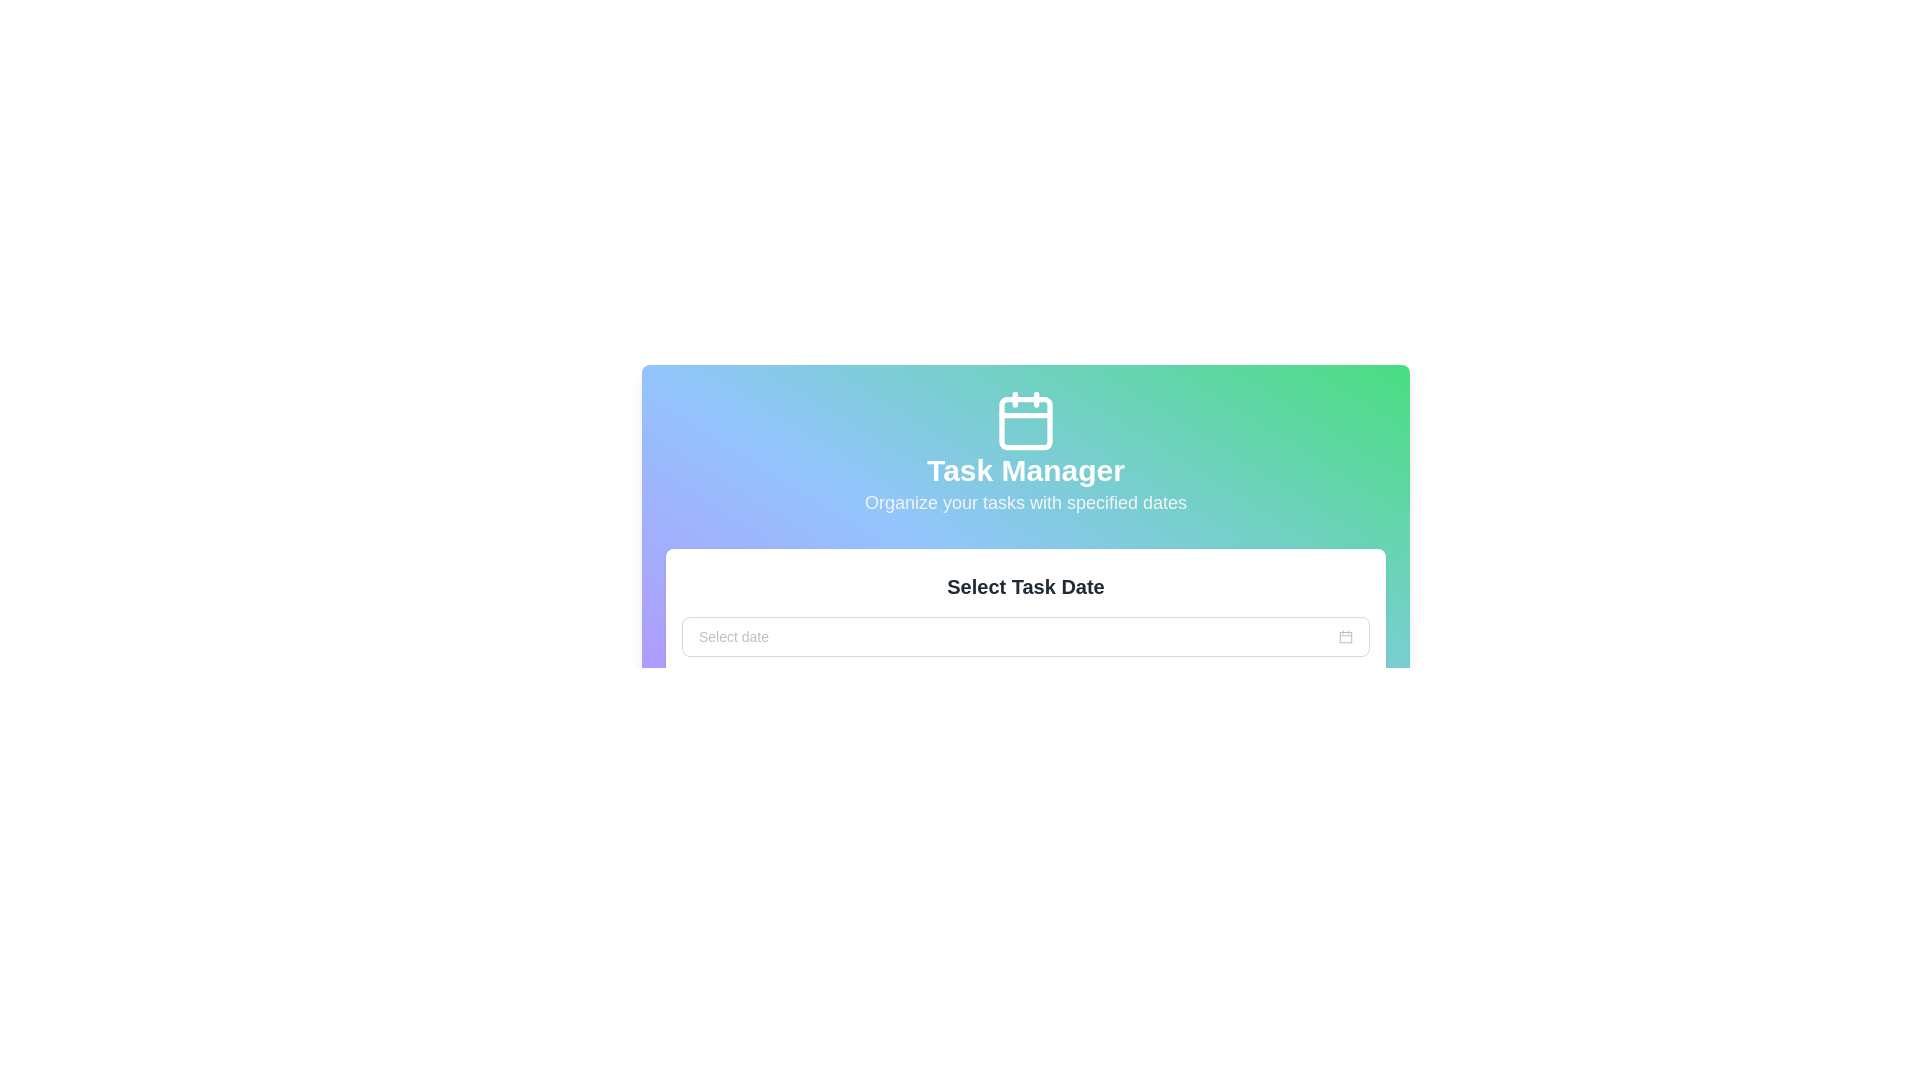  I want to click on text from the header Text Label located at the top of the white panel, which clarifies the purpose of the following components related to selecting a task date, so click(1026, 585).